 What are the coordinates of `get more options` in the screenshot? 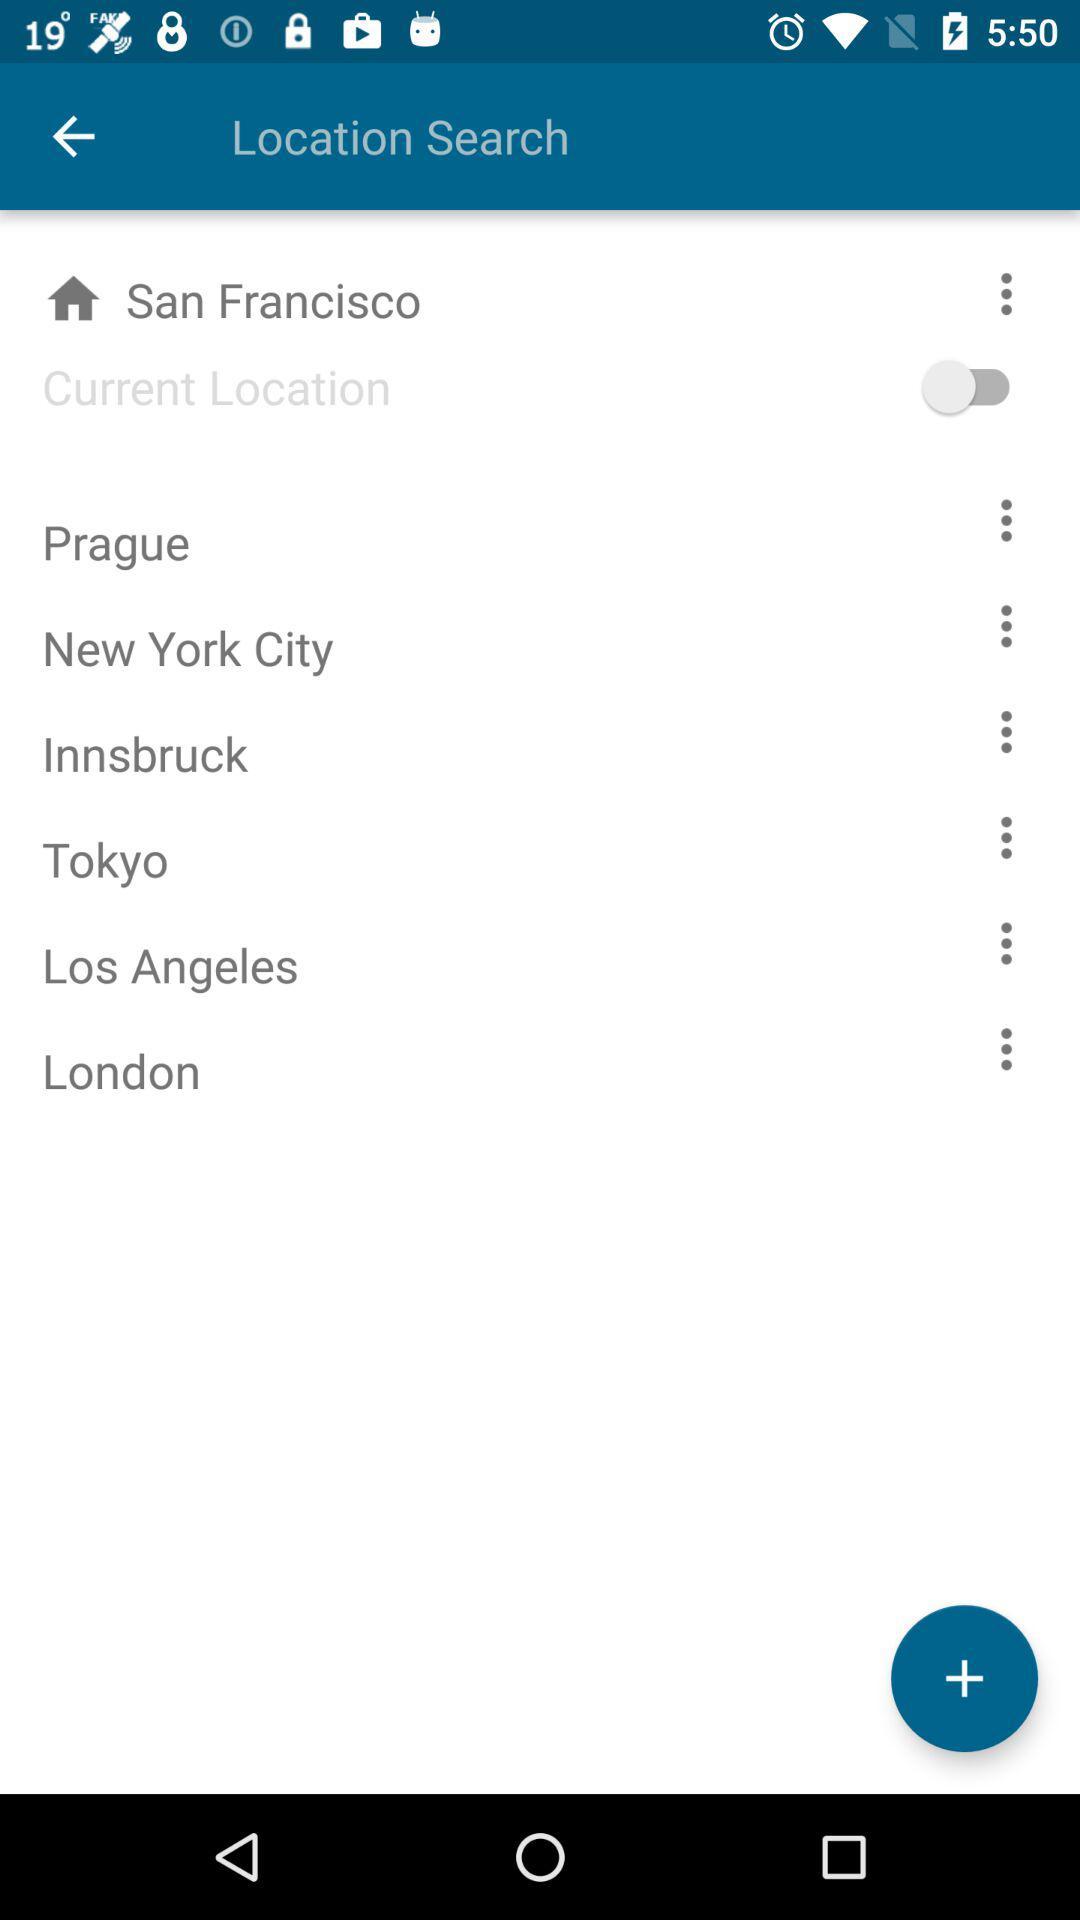 It's located at (1006, 520).